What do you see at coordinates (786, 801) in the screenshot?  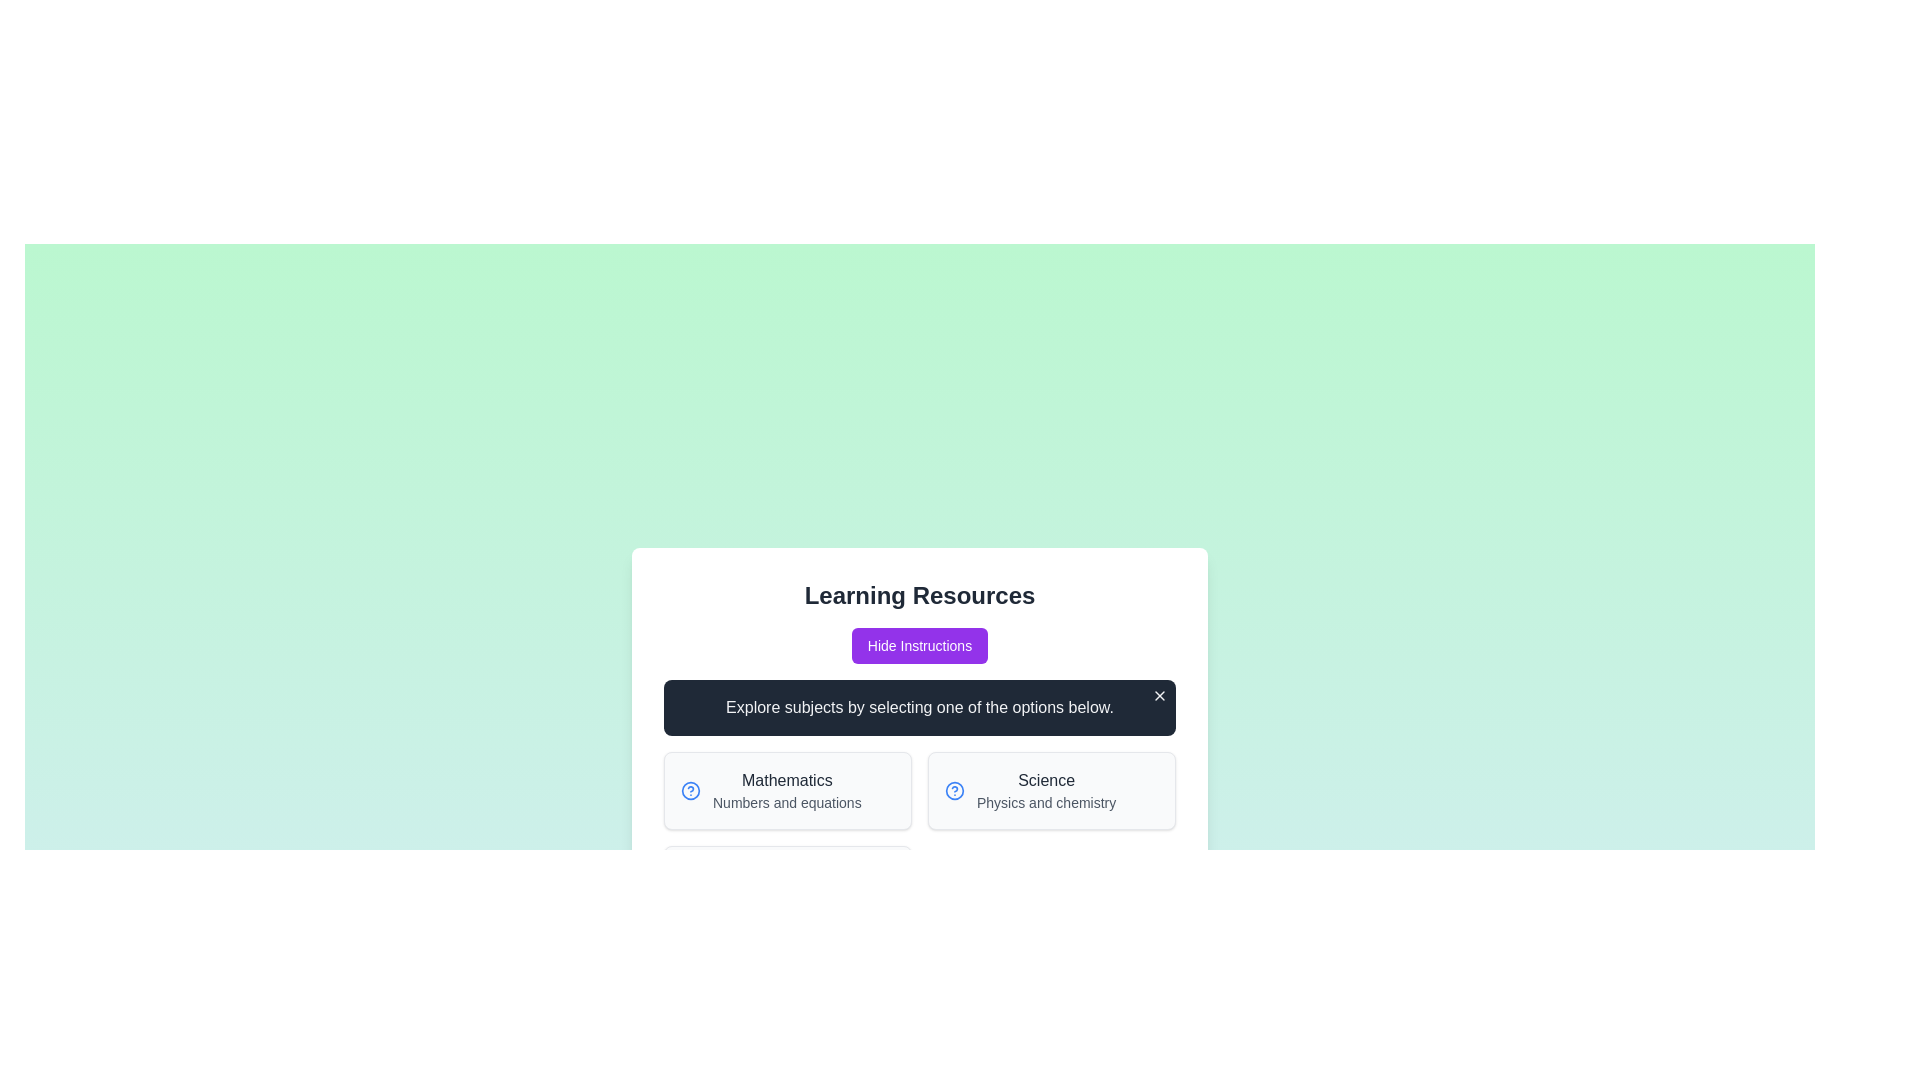 I see `text label providing additional context for the 'Mathematics' section, specifically mentioning 'Numbers and equations'` at bounding box center [786, 801].